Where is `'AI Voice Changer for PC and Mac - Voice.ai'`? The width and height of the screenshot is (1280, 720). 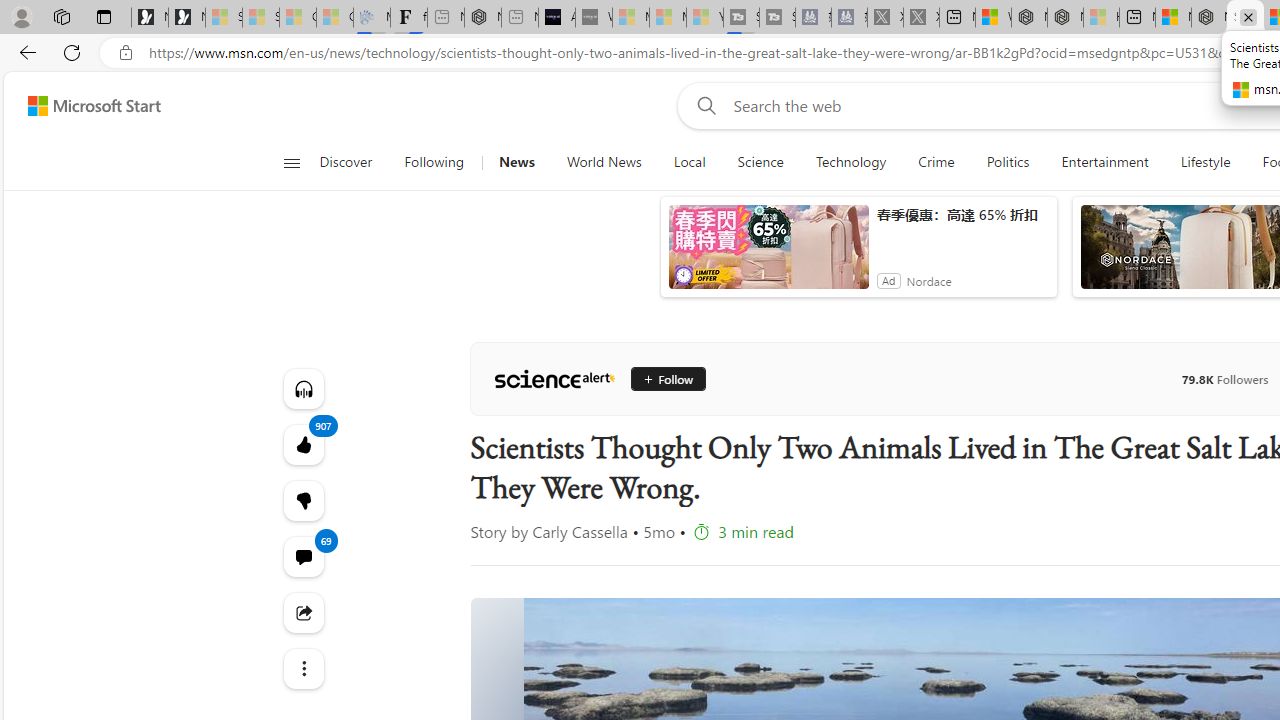
'AI Voice Changer for PC and Mac - Voice.ai' is located at coordinates (556, 17).